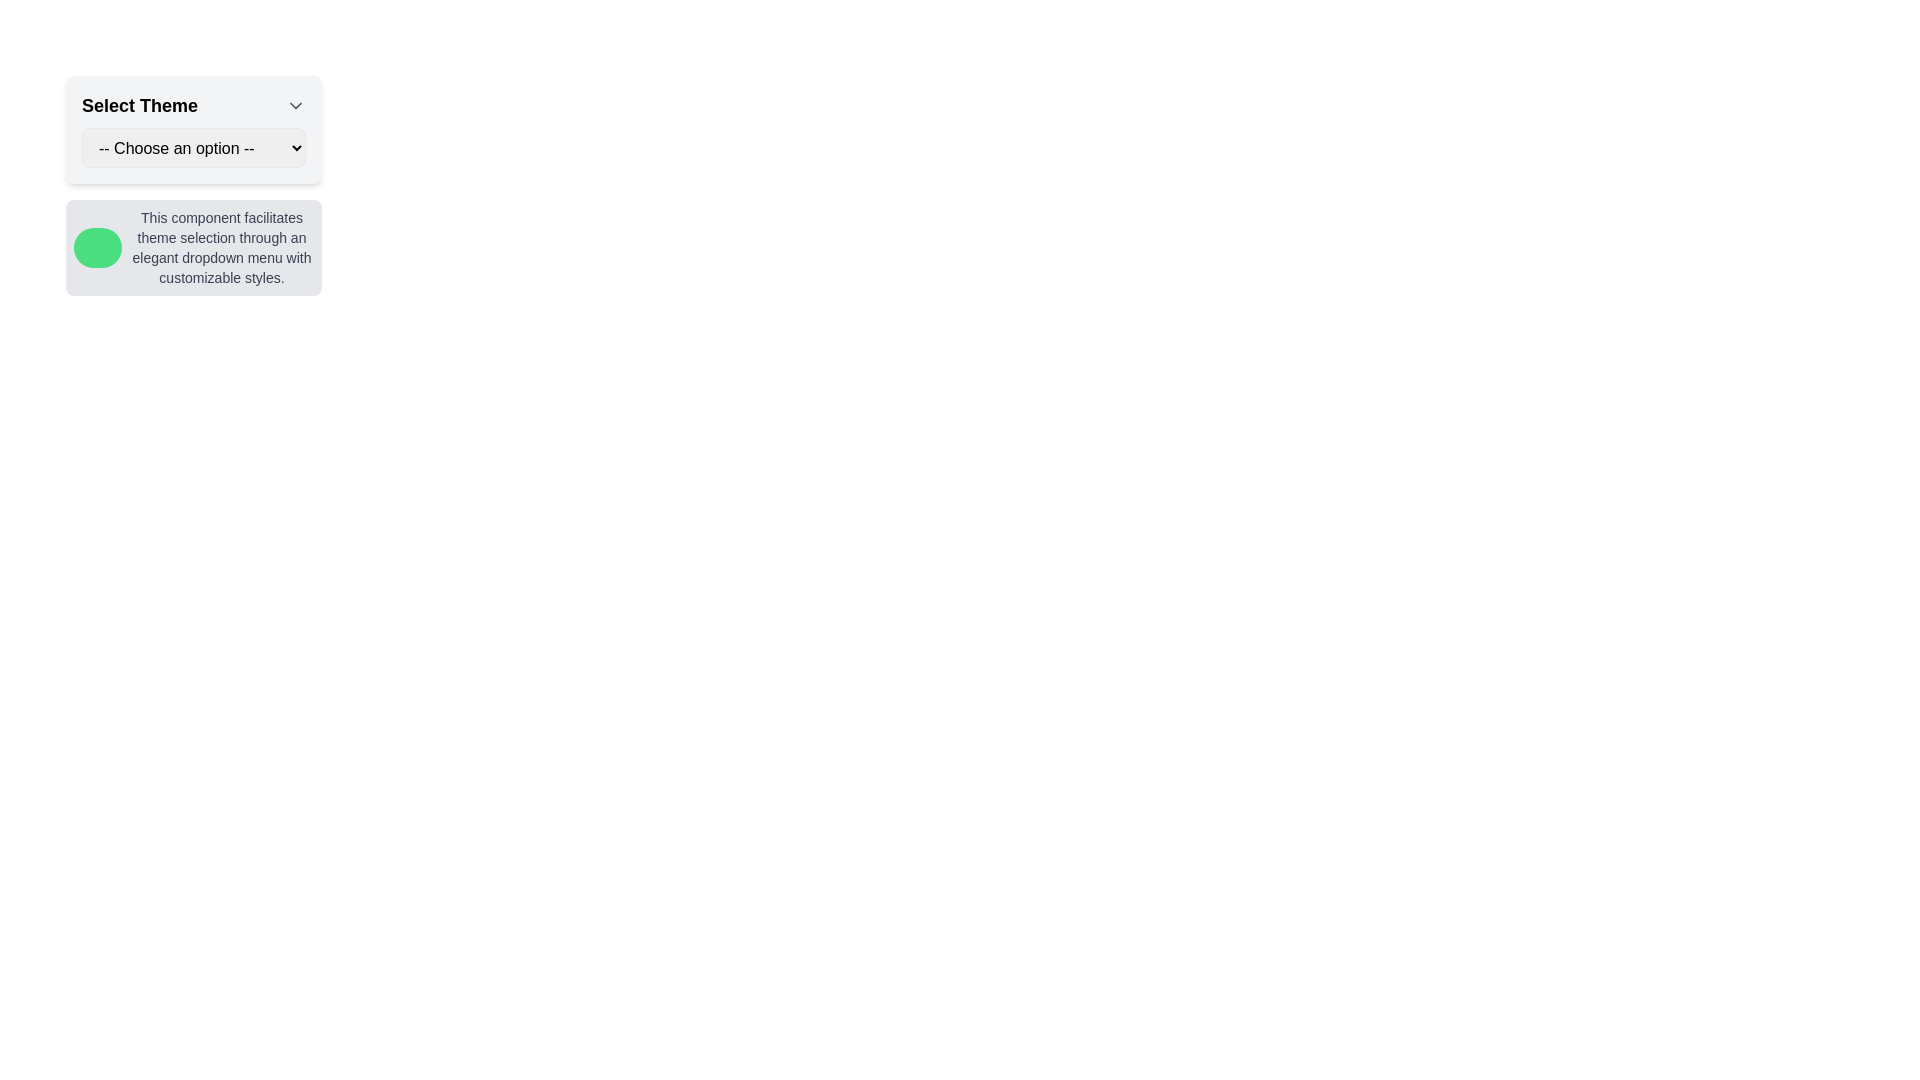 The width and height of the screenshot is (1920, 1080). I want to click on the Informational Display element located directly under the 'Select Theme' dropdown menu, which provides information about theme selection functionality, so click(193, 246).